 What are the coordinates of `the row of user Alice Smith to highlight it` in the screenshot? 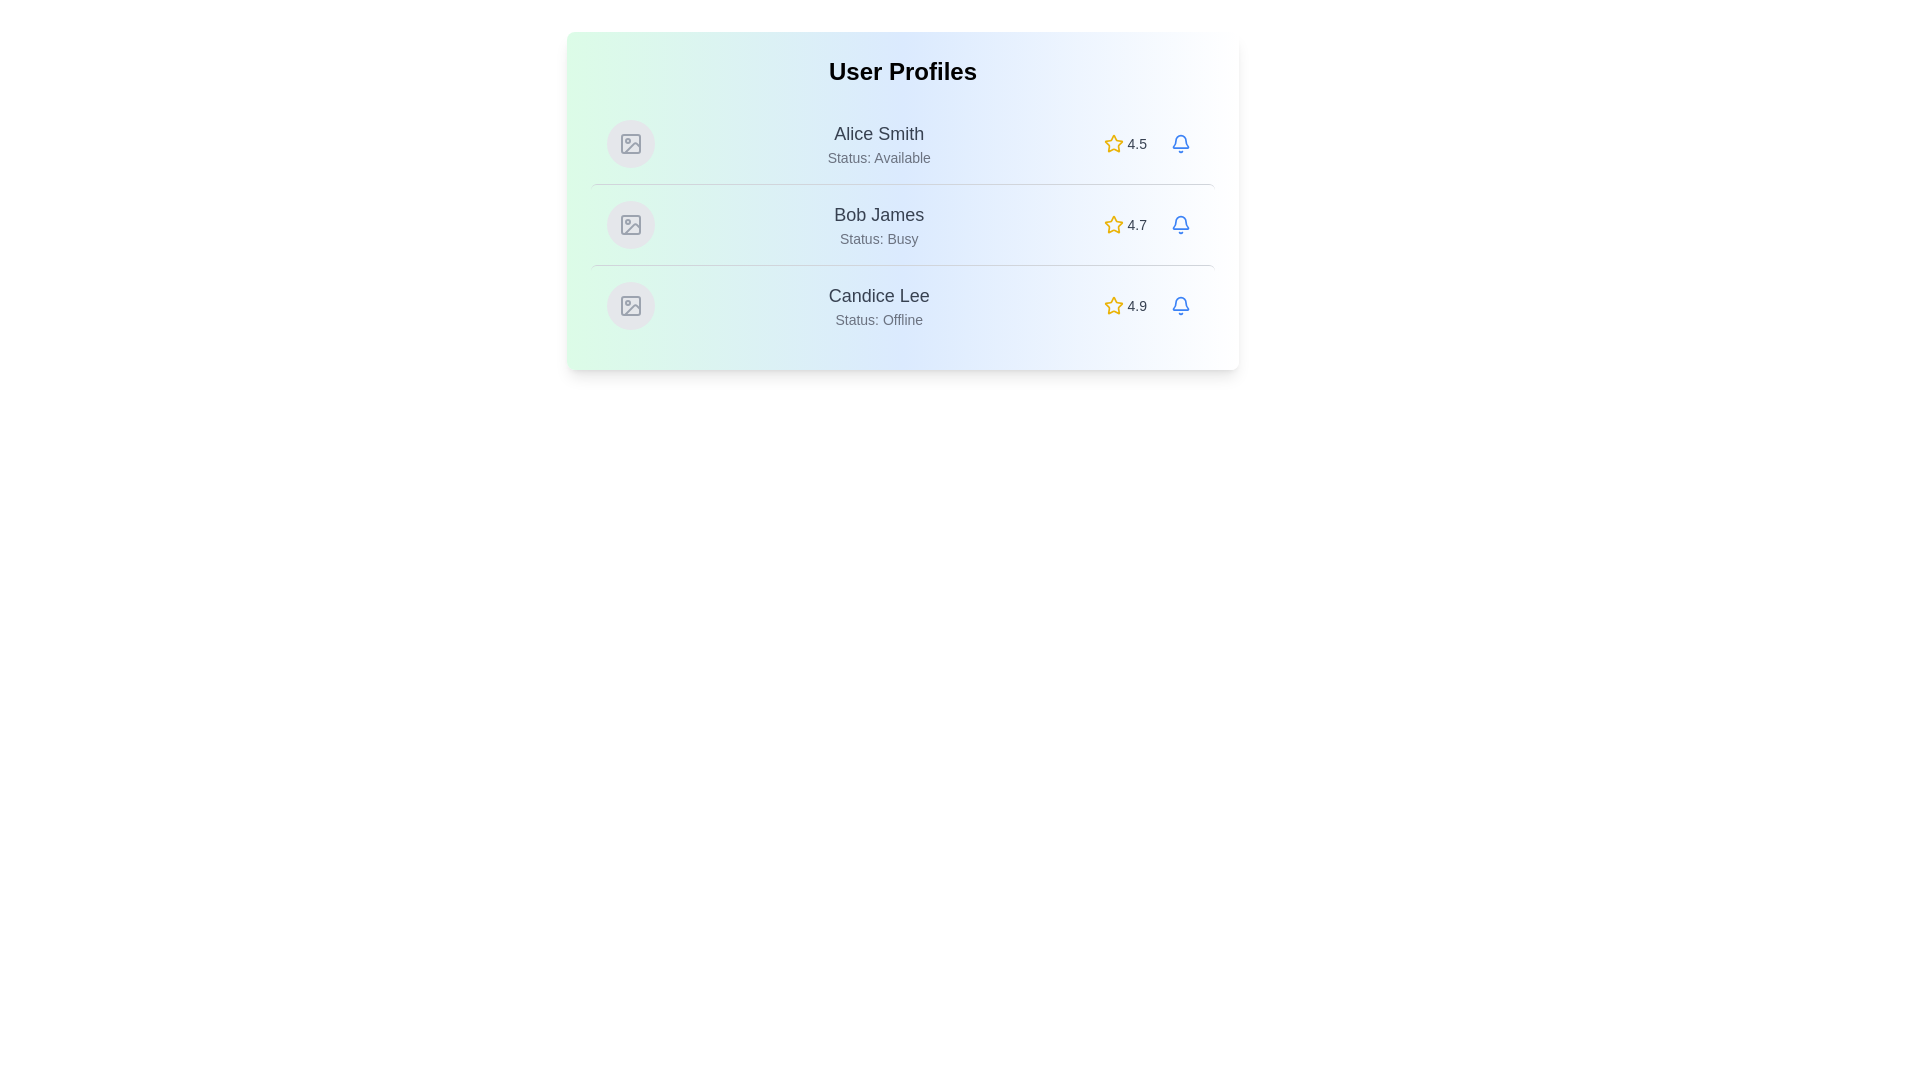 It's located at (901, 142).